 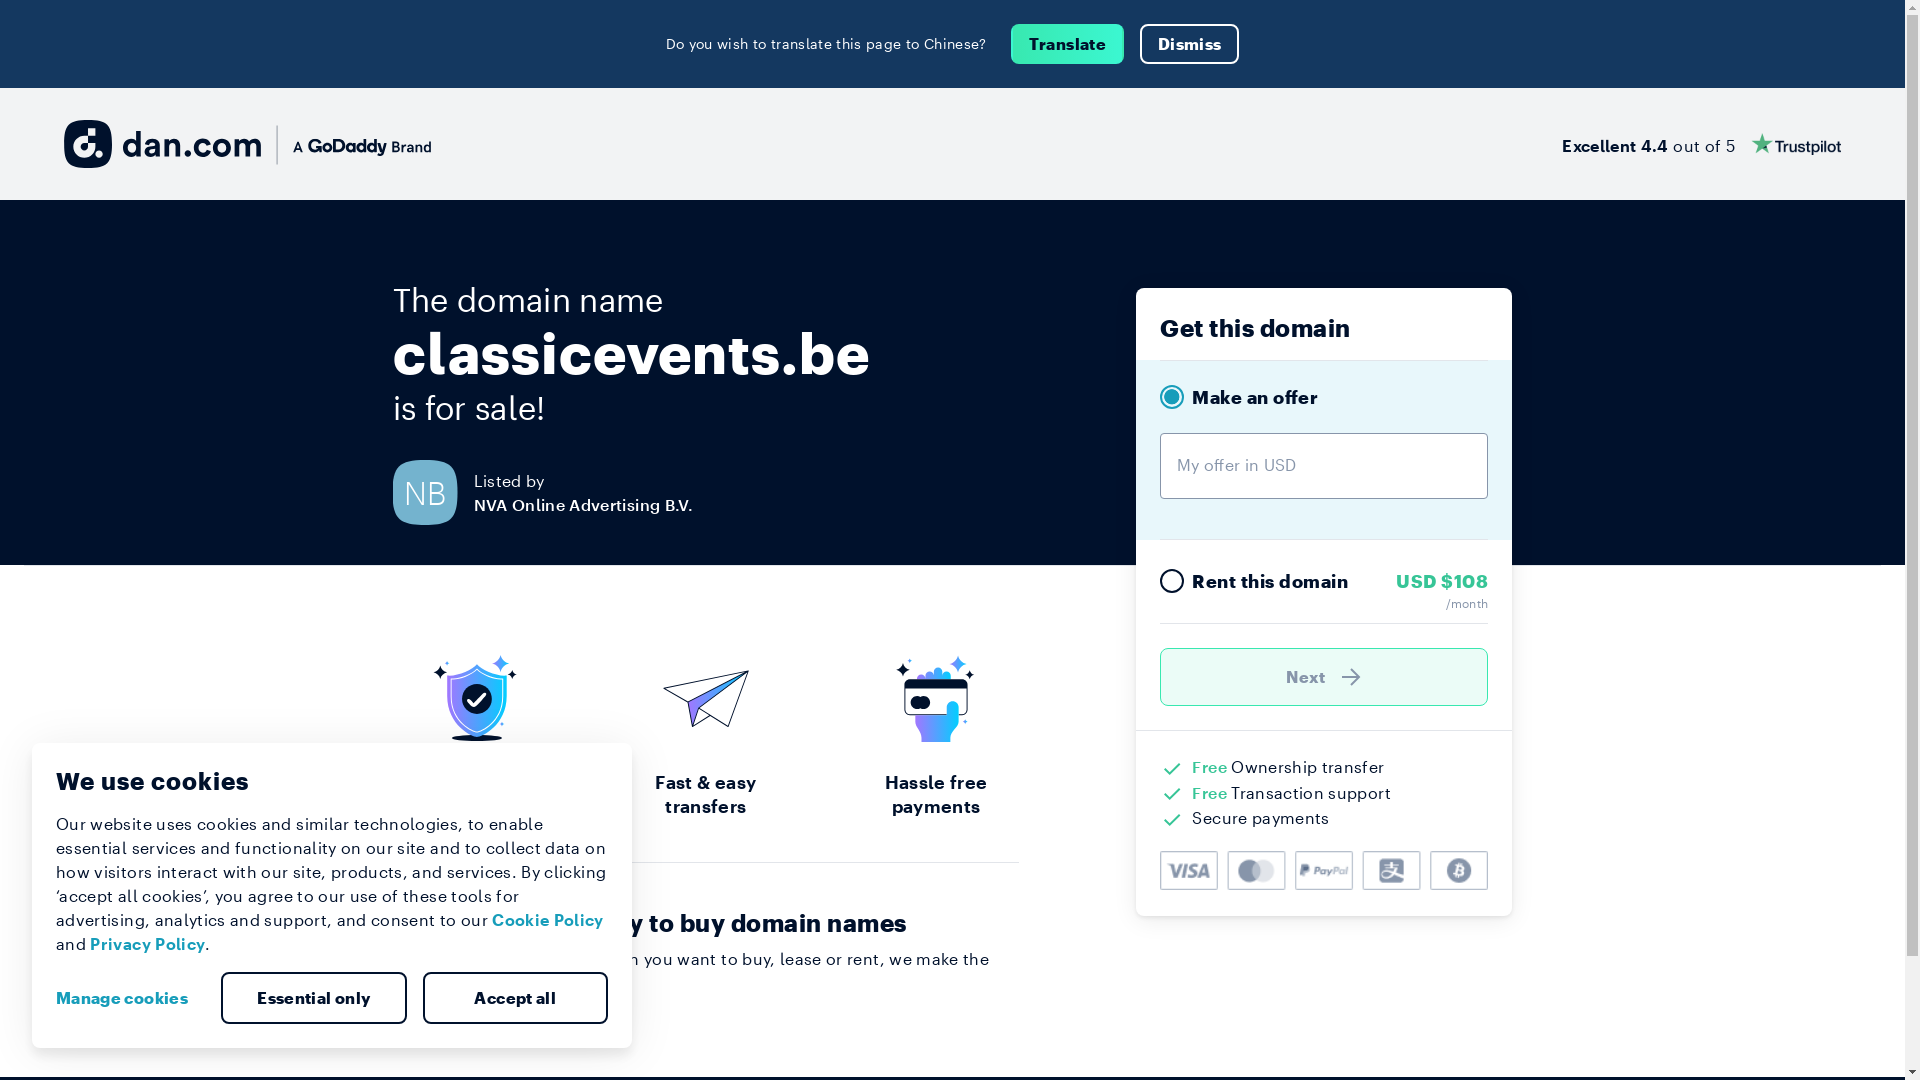 I want to click on 'Dismiss', so click(x=1140, y=43).